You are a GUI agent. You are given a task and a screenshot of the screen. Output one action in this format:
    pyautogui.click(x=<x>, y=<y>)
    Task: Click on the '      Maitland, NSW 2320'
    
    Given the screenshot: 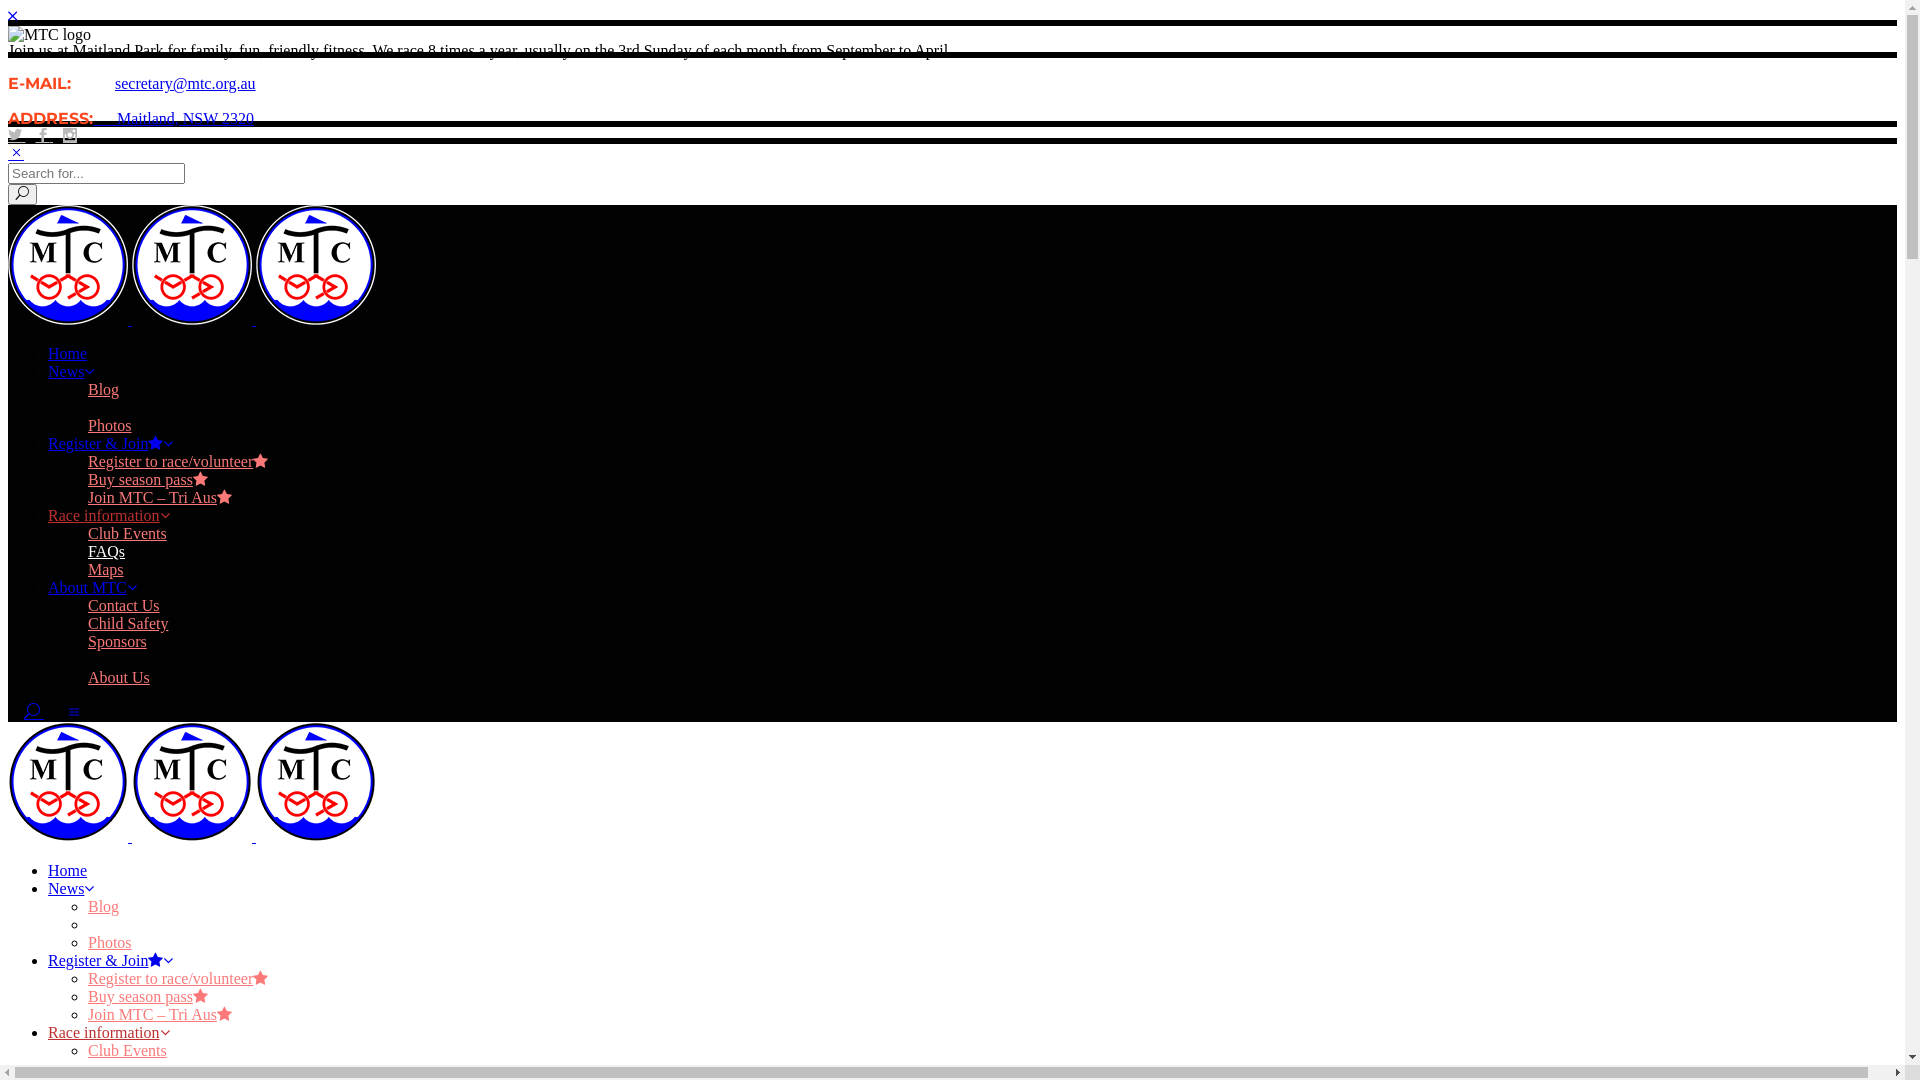 What is the action you would take?
    pyautogui.click(x=173, y=118)
    